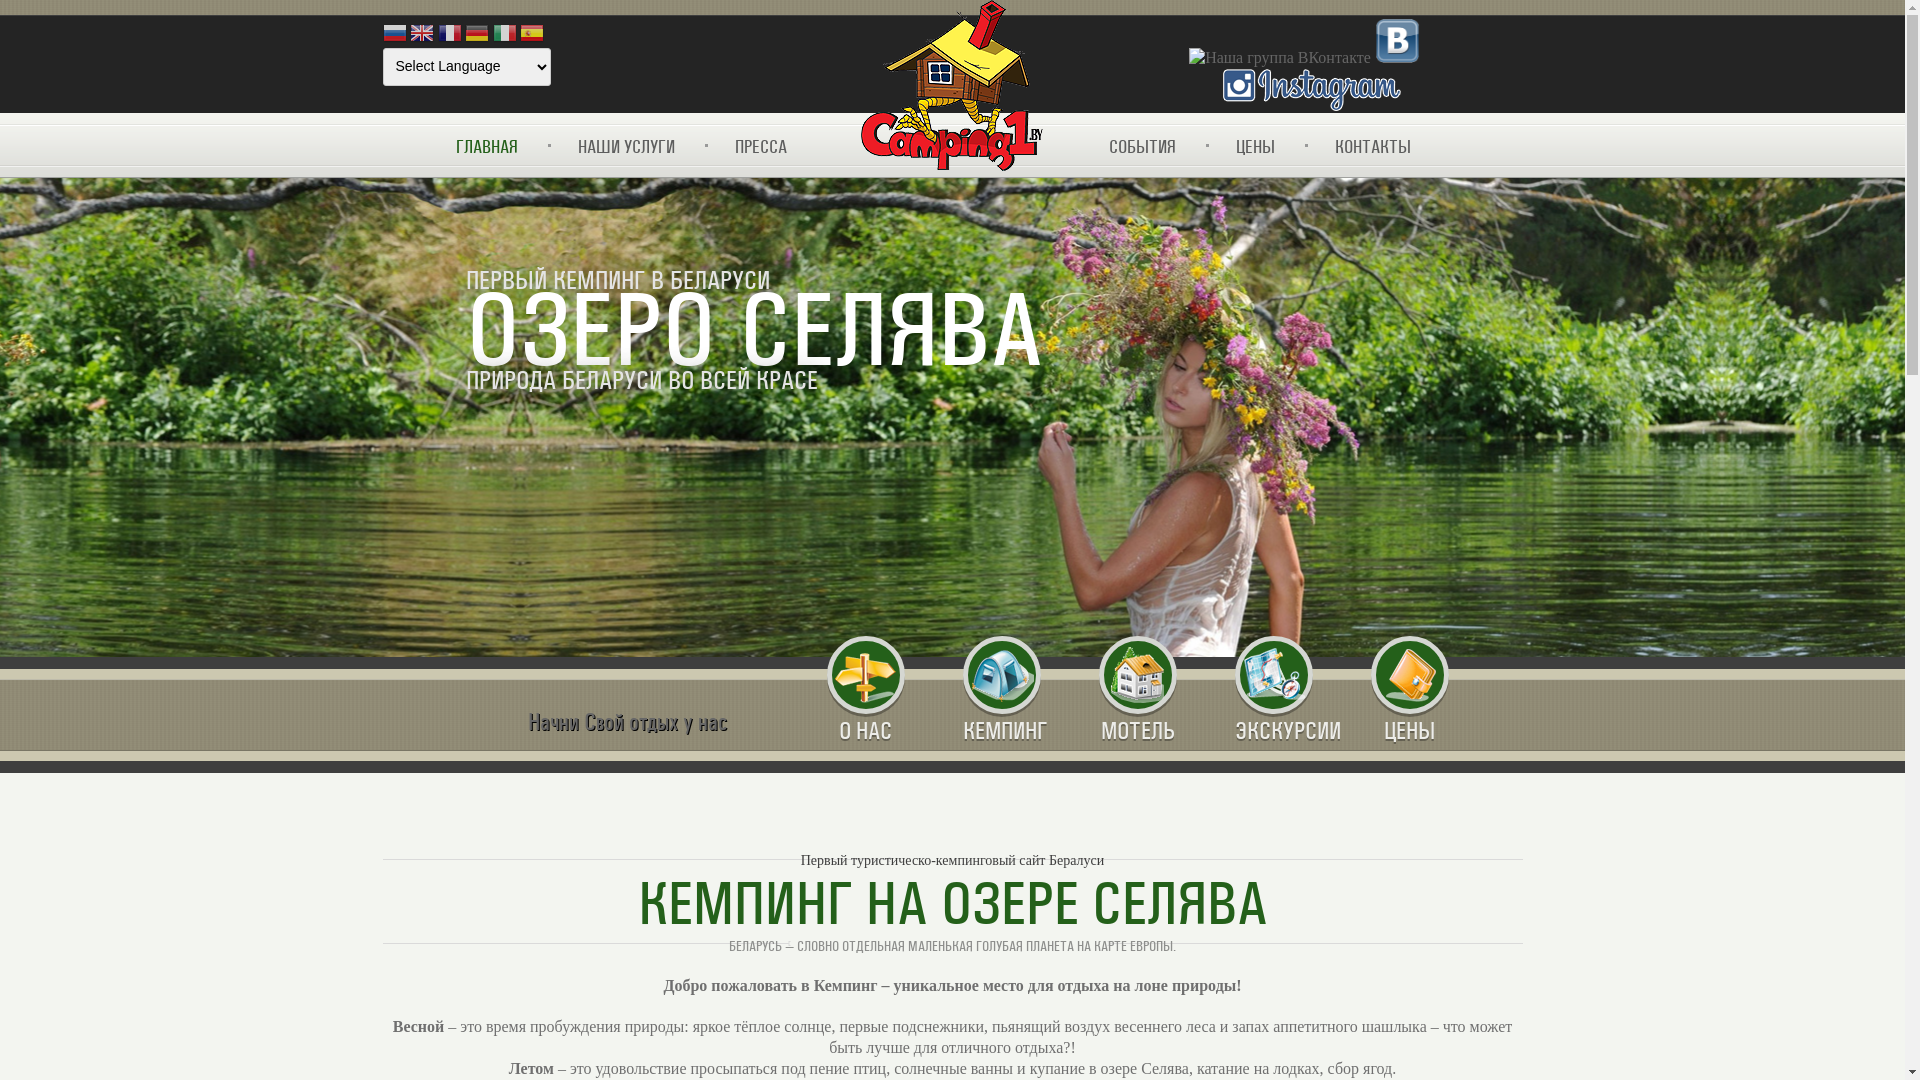 This screenshot has width=1920, height=1080. I want to click on 'Russian', so click(393, 34).